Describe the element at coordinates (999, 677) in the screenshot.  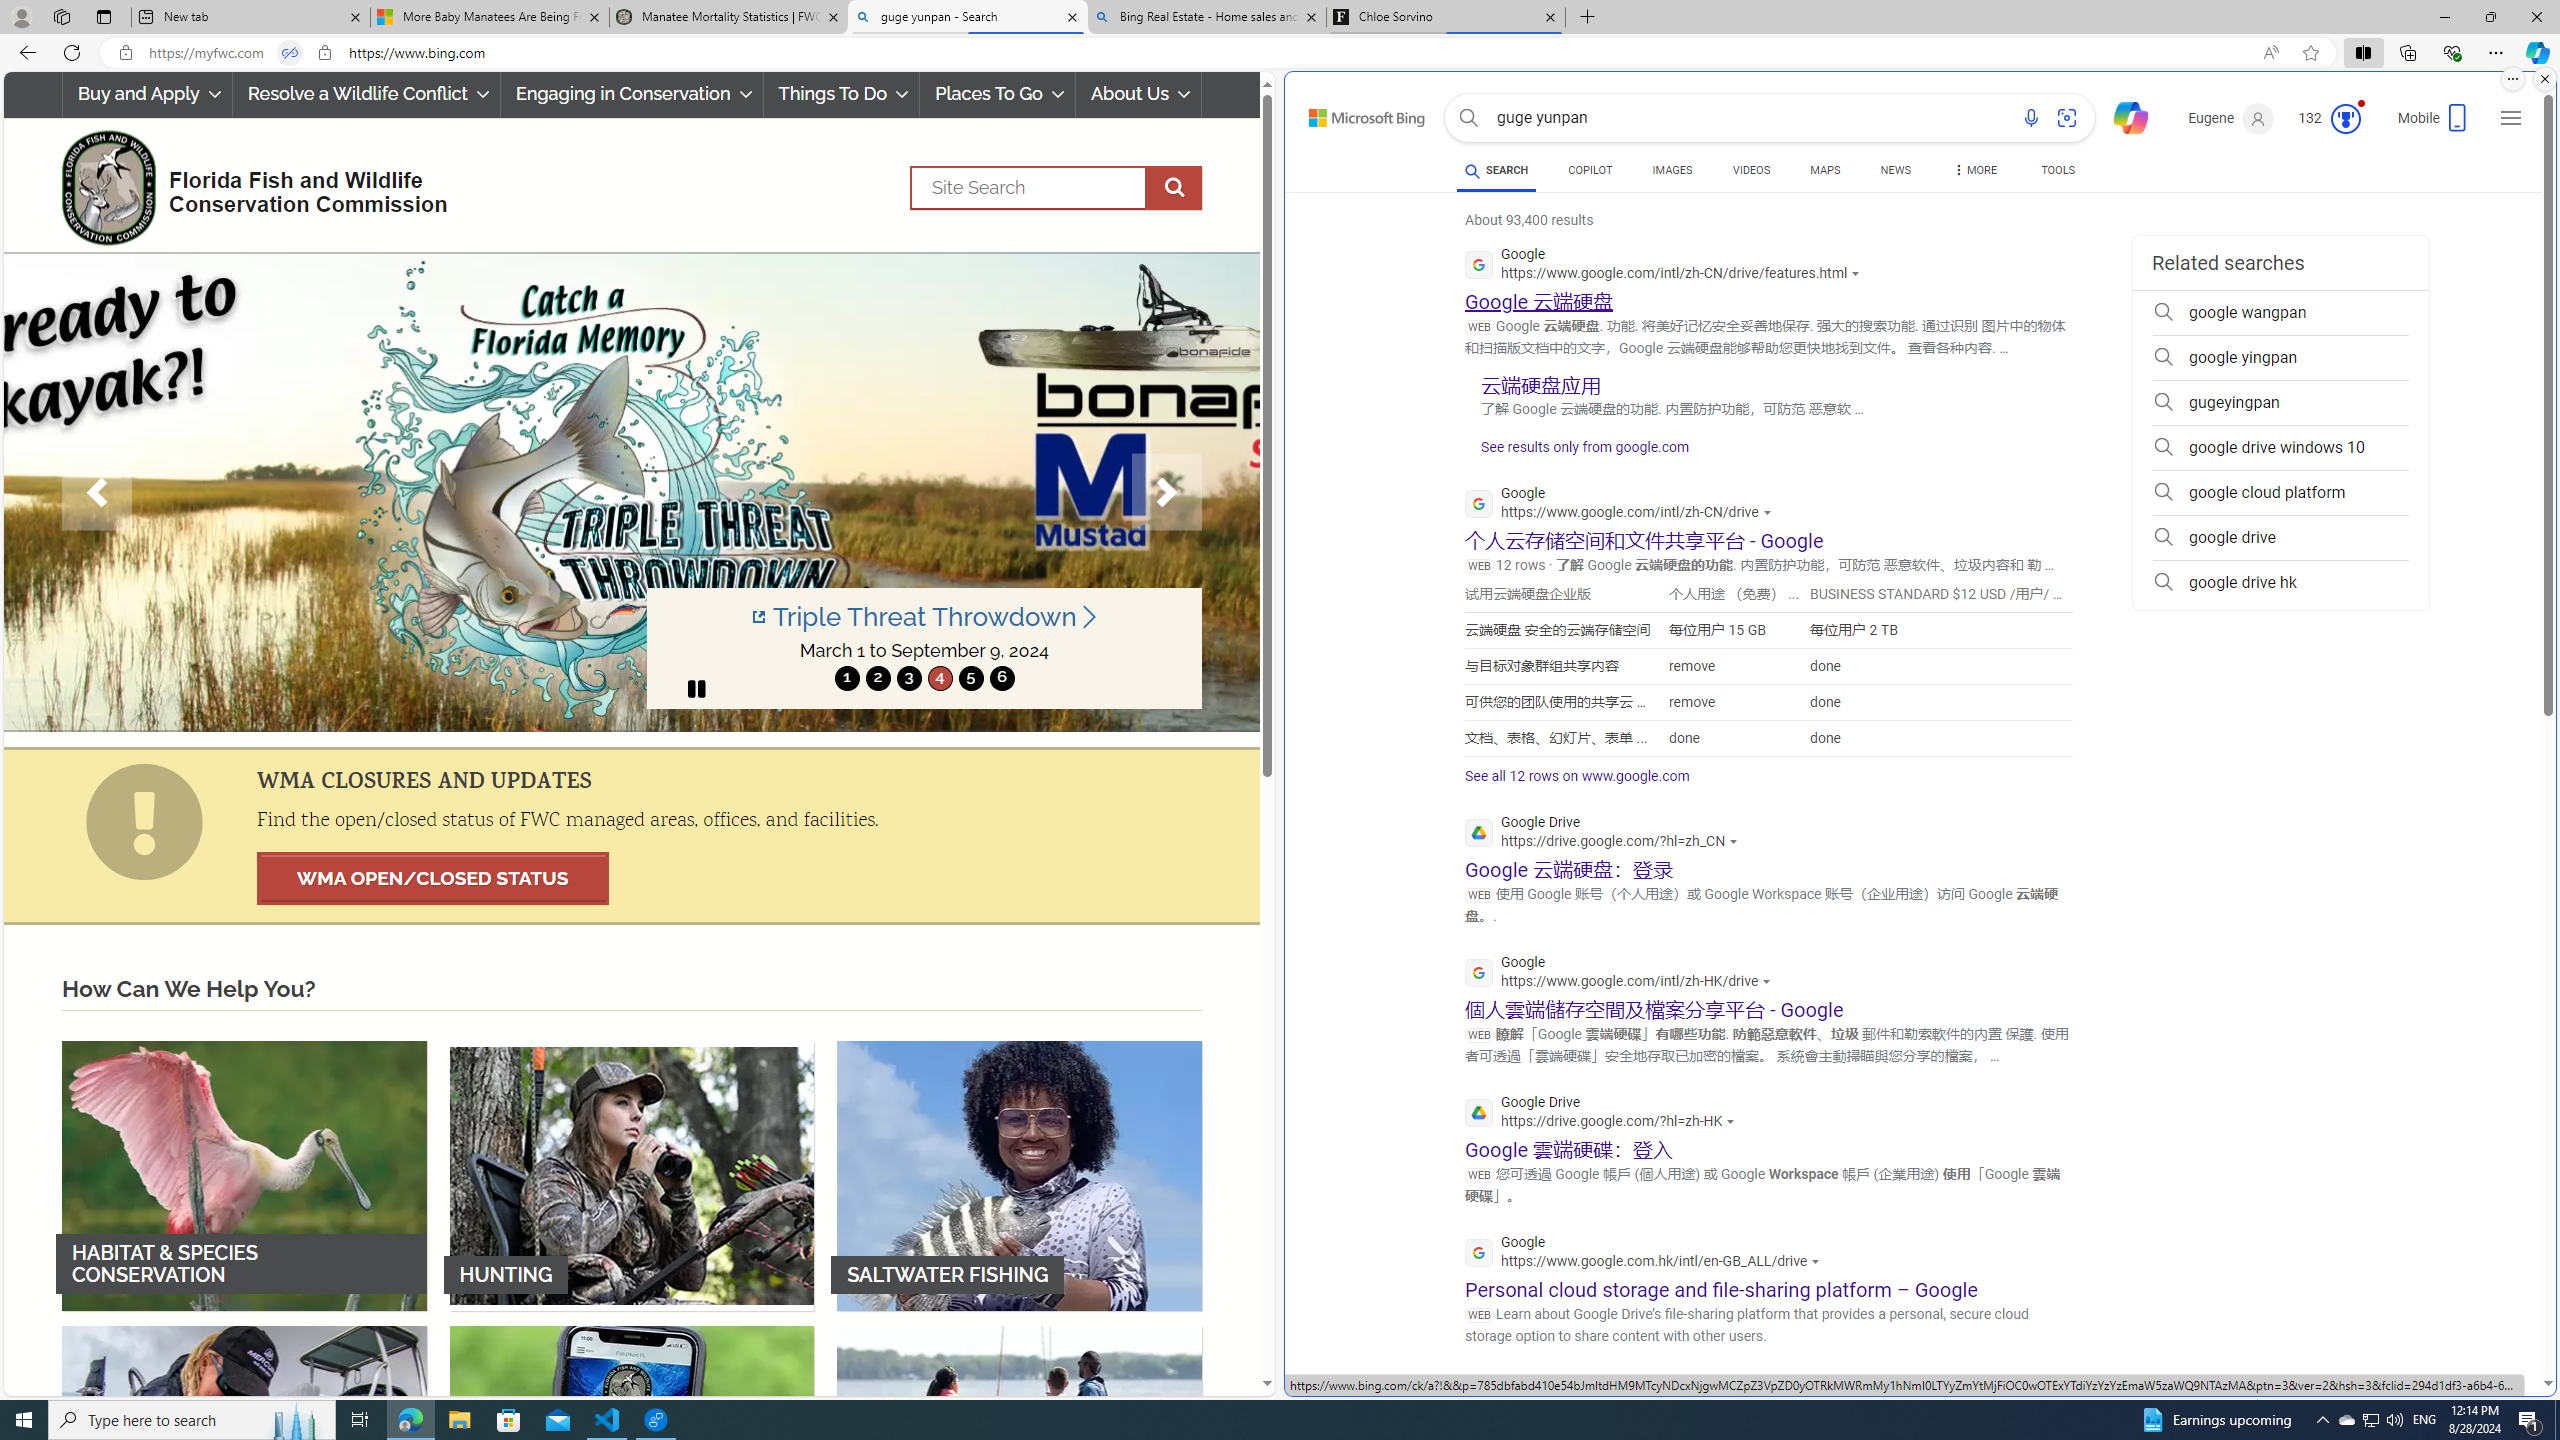
I see `'6'` at that location.